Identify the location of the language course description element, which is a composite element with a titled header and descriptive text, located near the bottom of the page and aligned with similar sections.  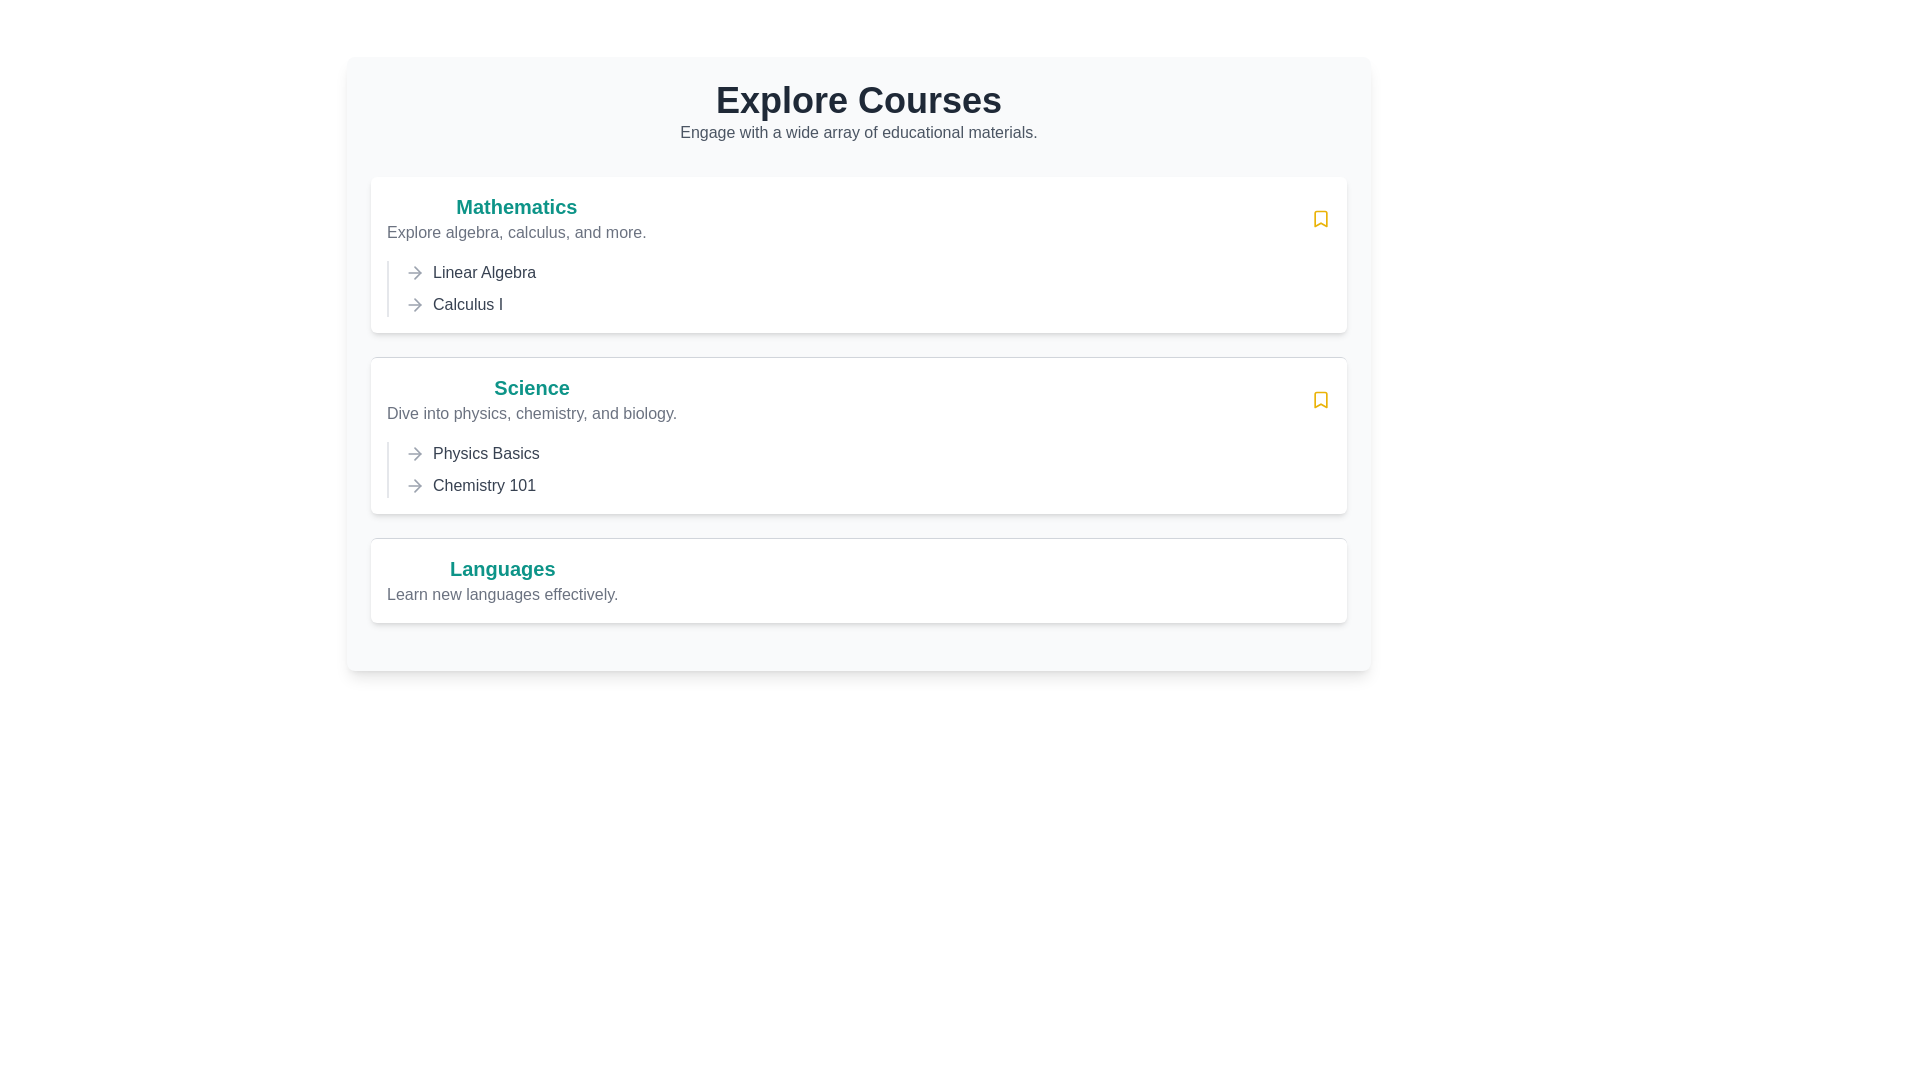
(502, 581).